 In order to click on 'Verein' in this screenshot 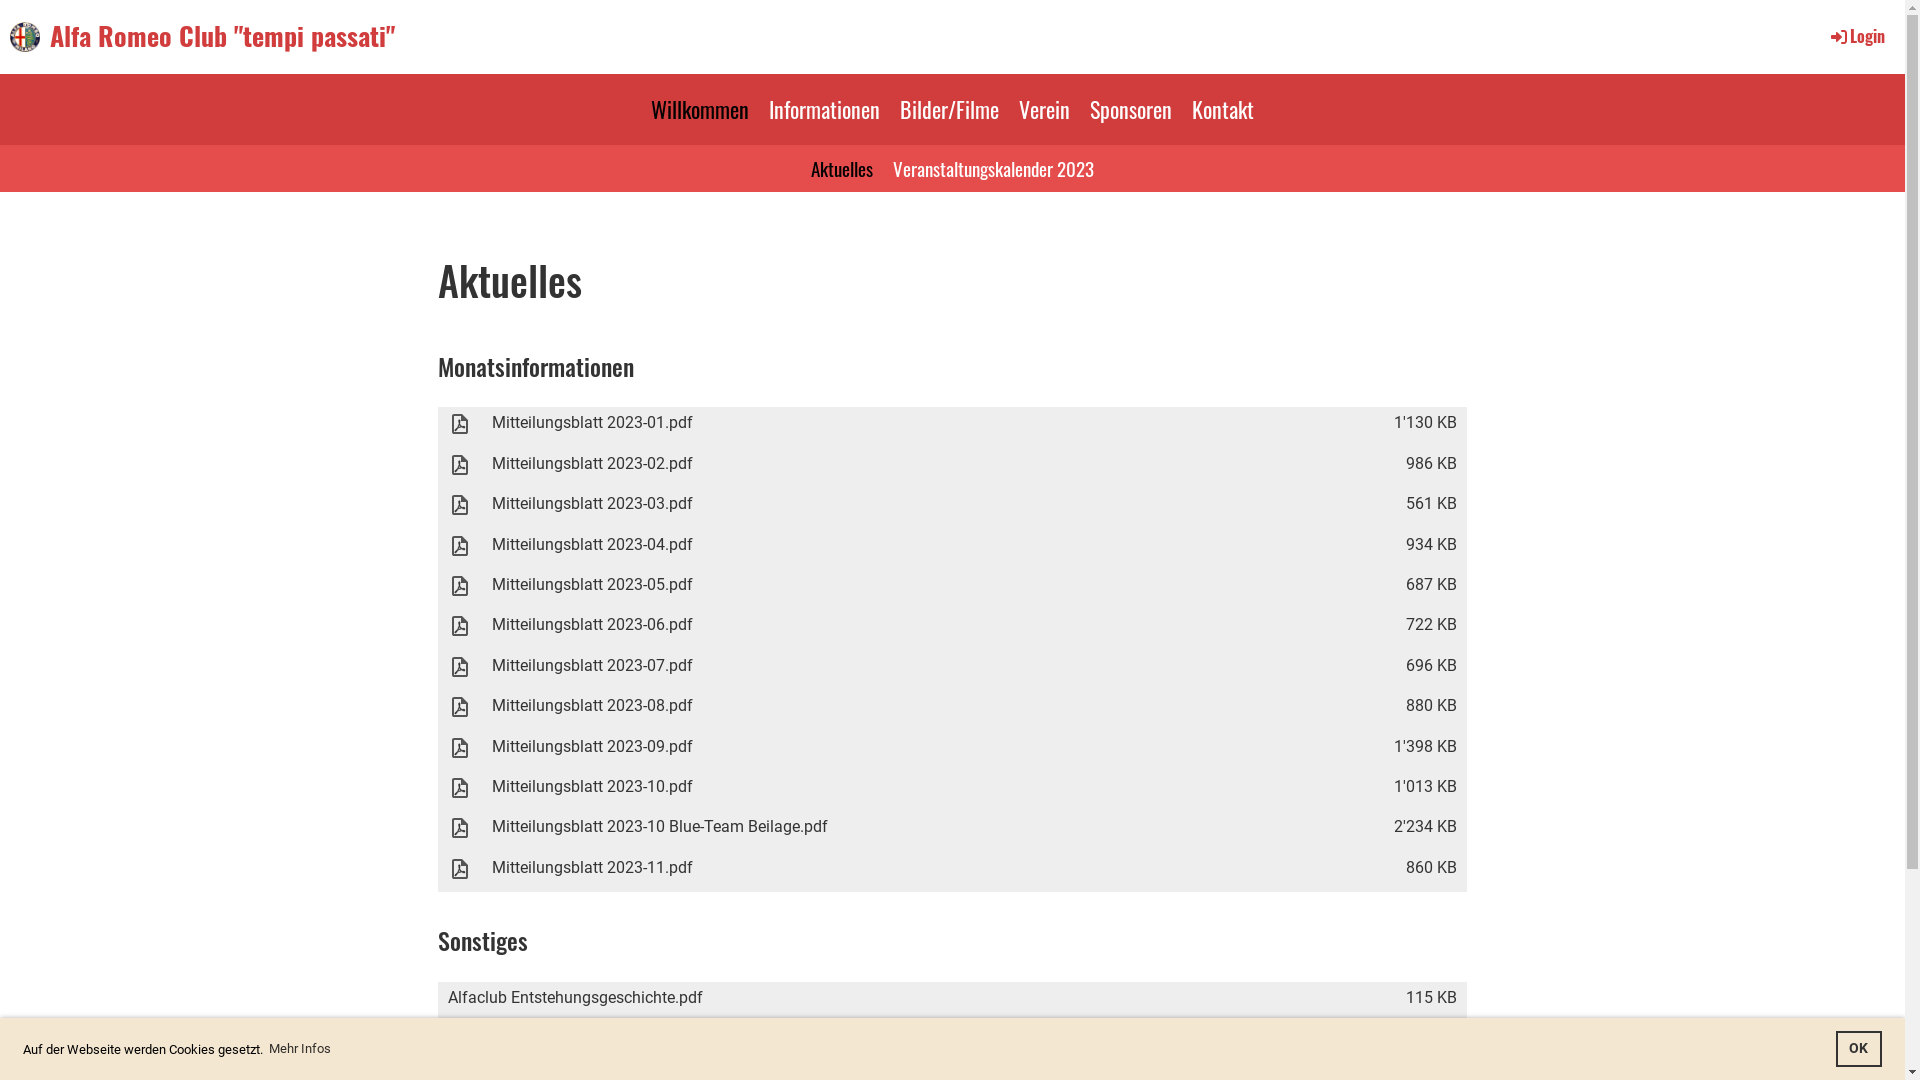, I will do `click(1043, 109)`.